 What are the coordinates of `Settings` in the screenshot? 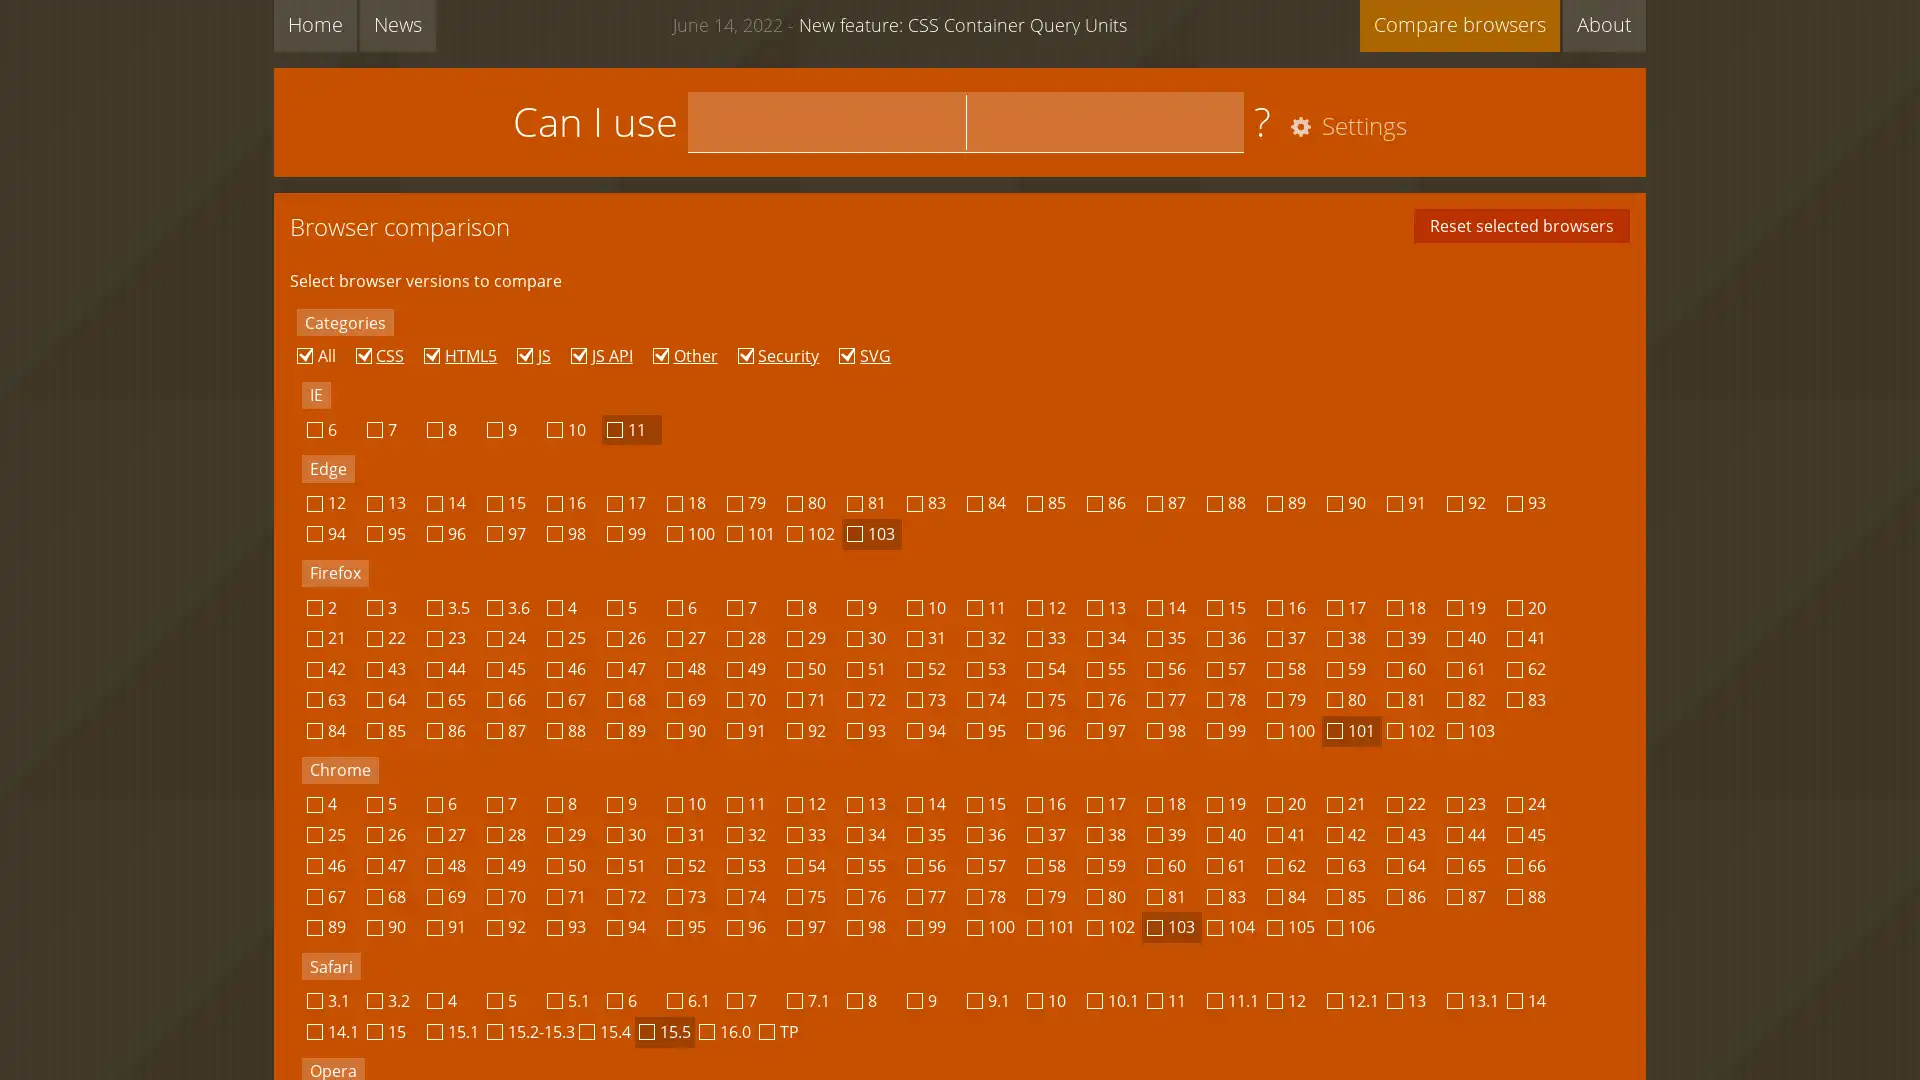 It's located at (1344, 127).